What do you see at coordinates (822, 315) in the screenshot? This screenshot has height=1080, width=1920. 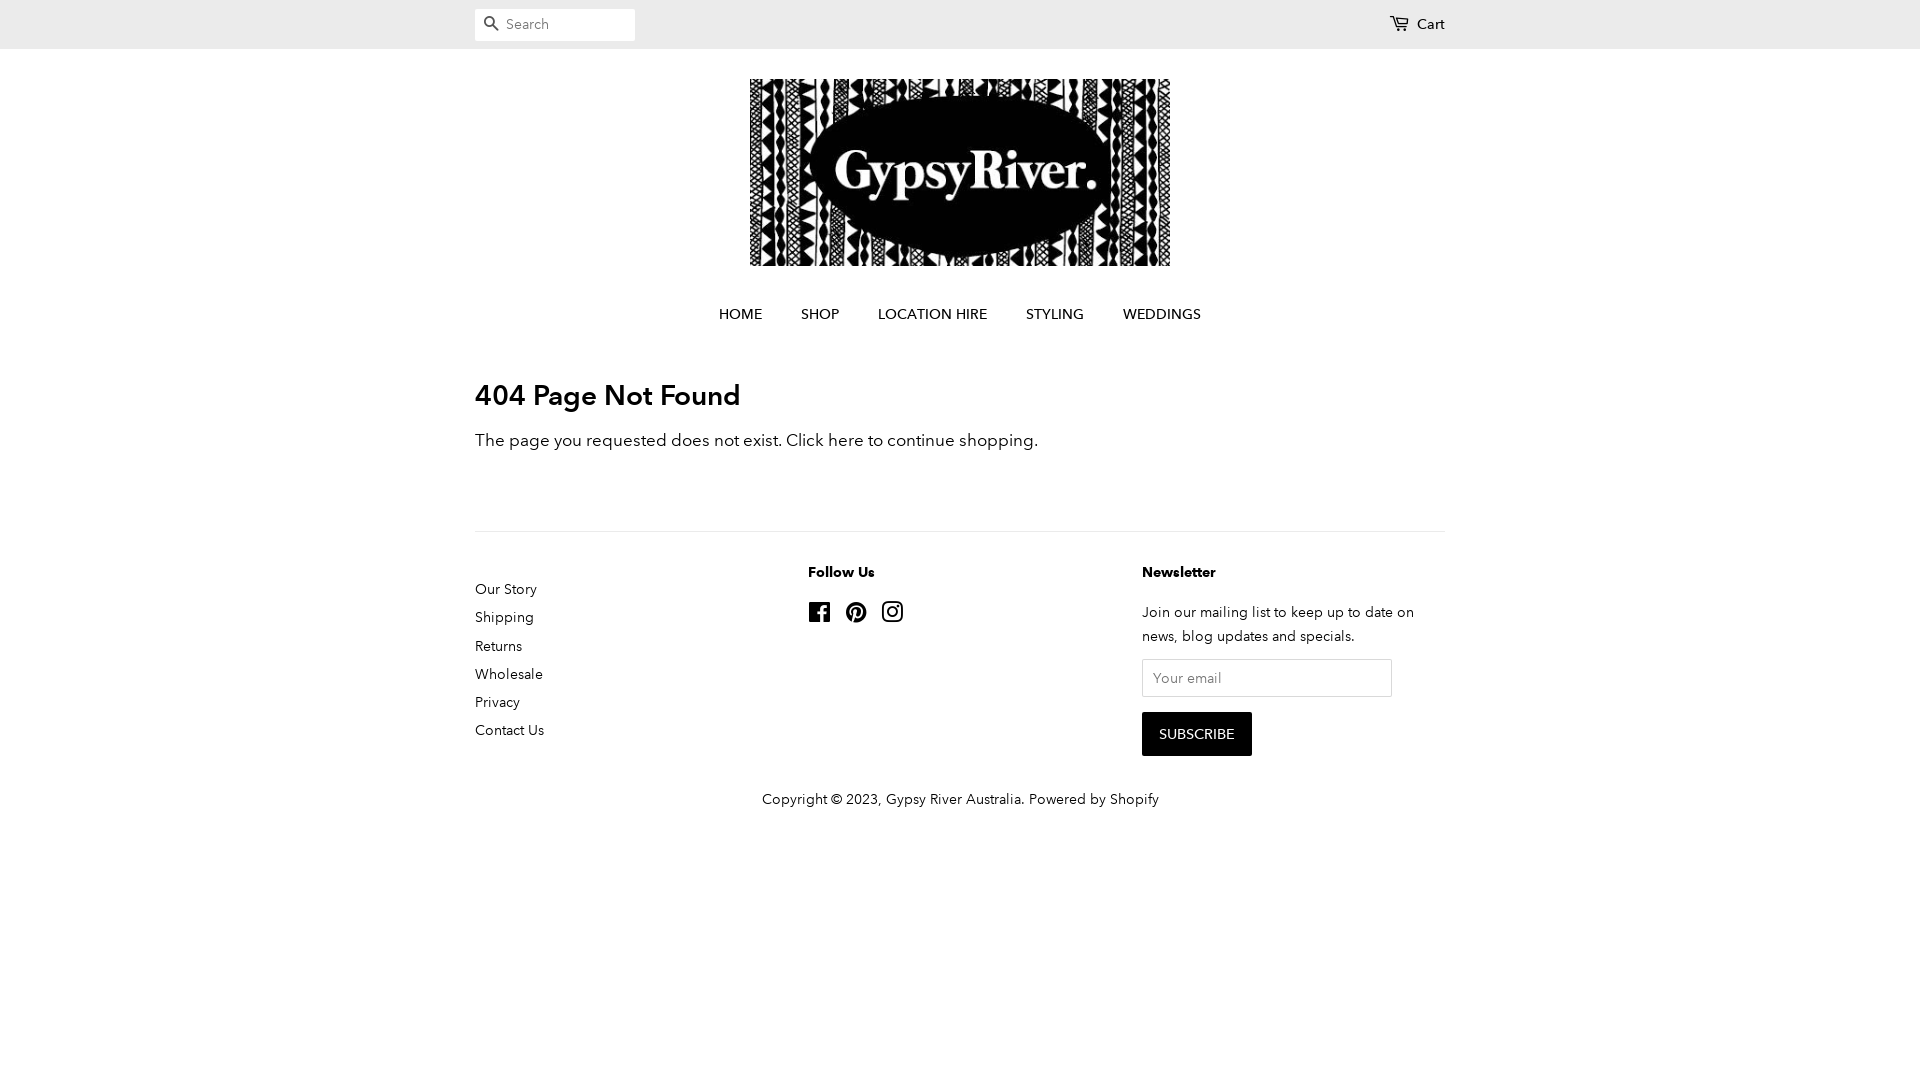 I see `'SHOP'` at bounding box center [822, 315].